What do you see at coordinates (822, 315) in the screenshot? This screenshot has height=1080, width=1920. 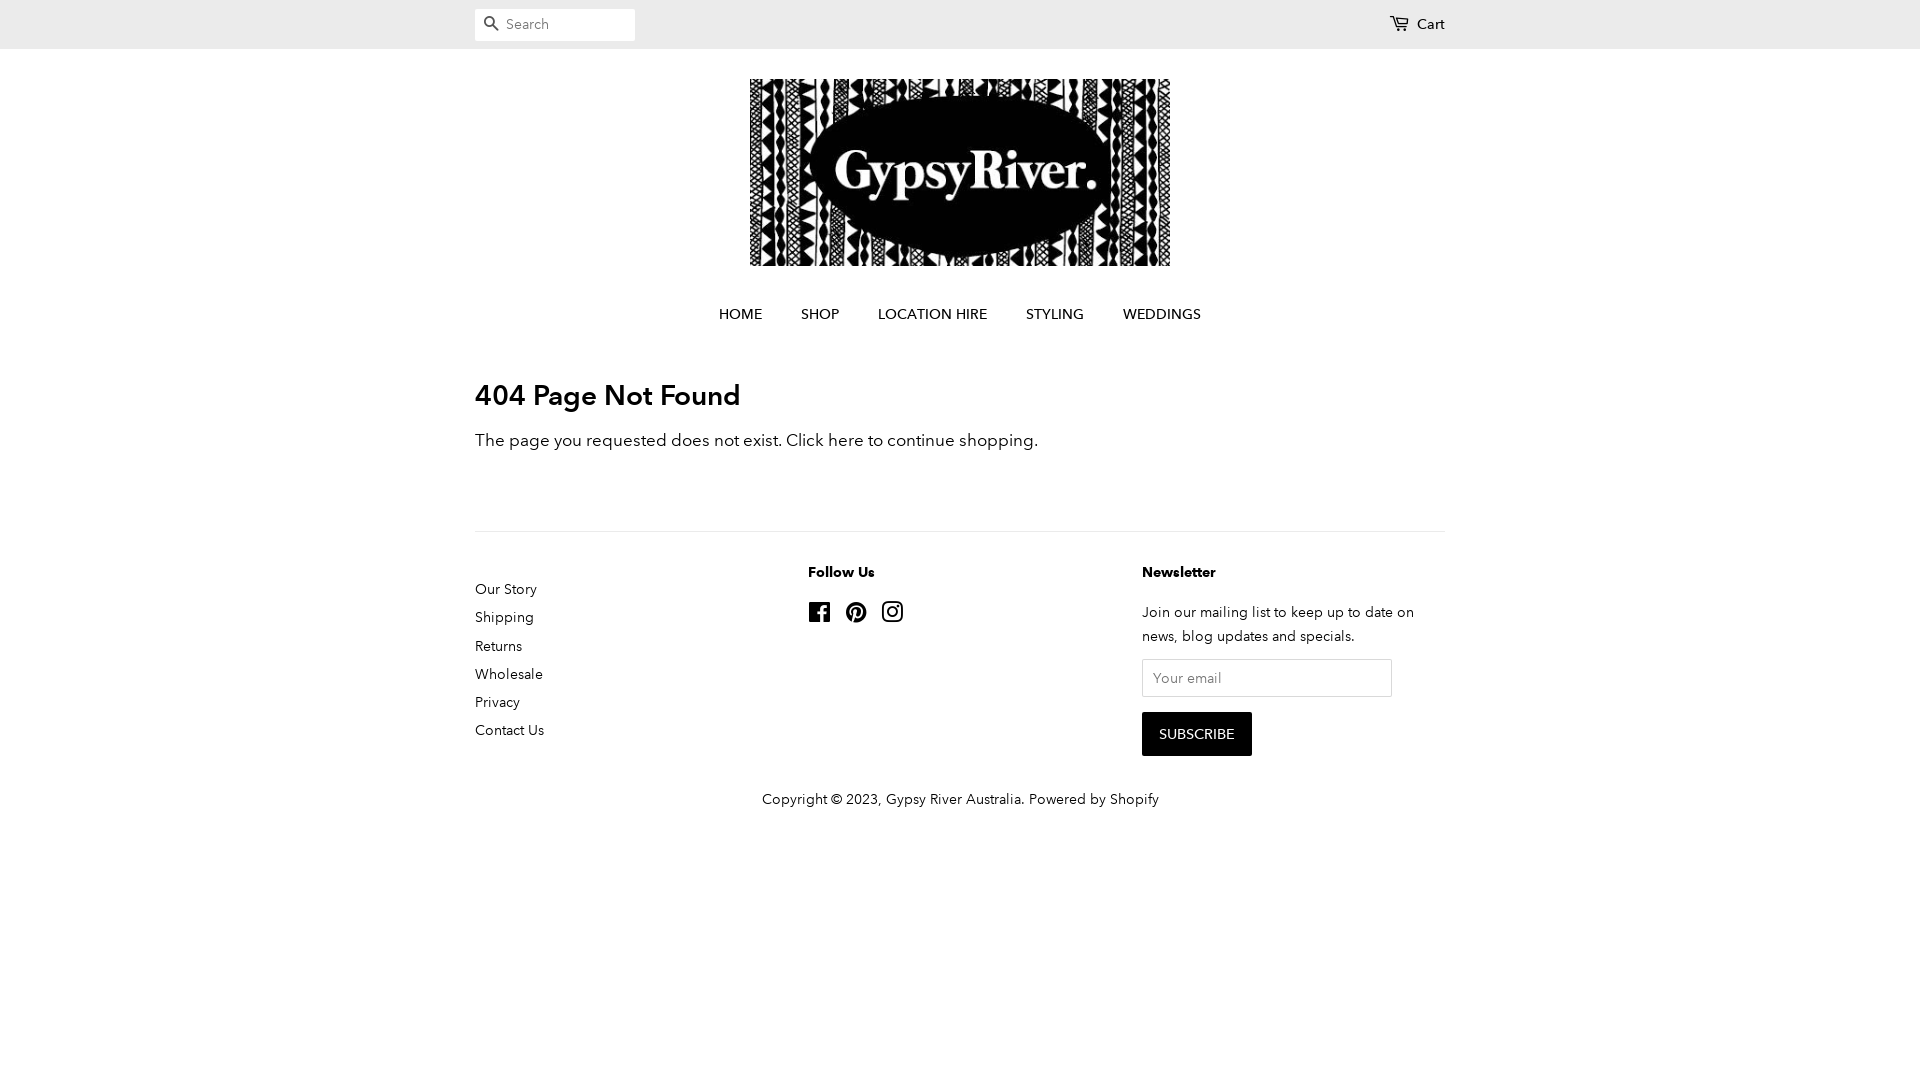 I see `'SHOP'` at bounding box center [822, 315].